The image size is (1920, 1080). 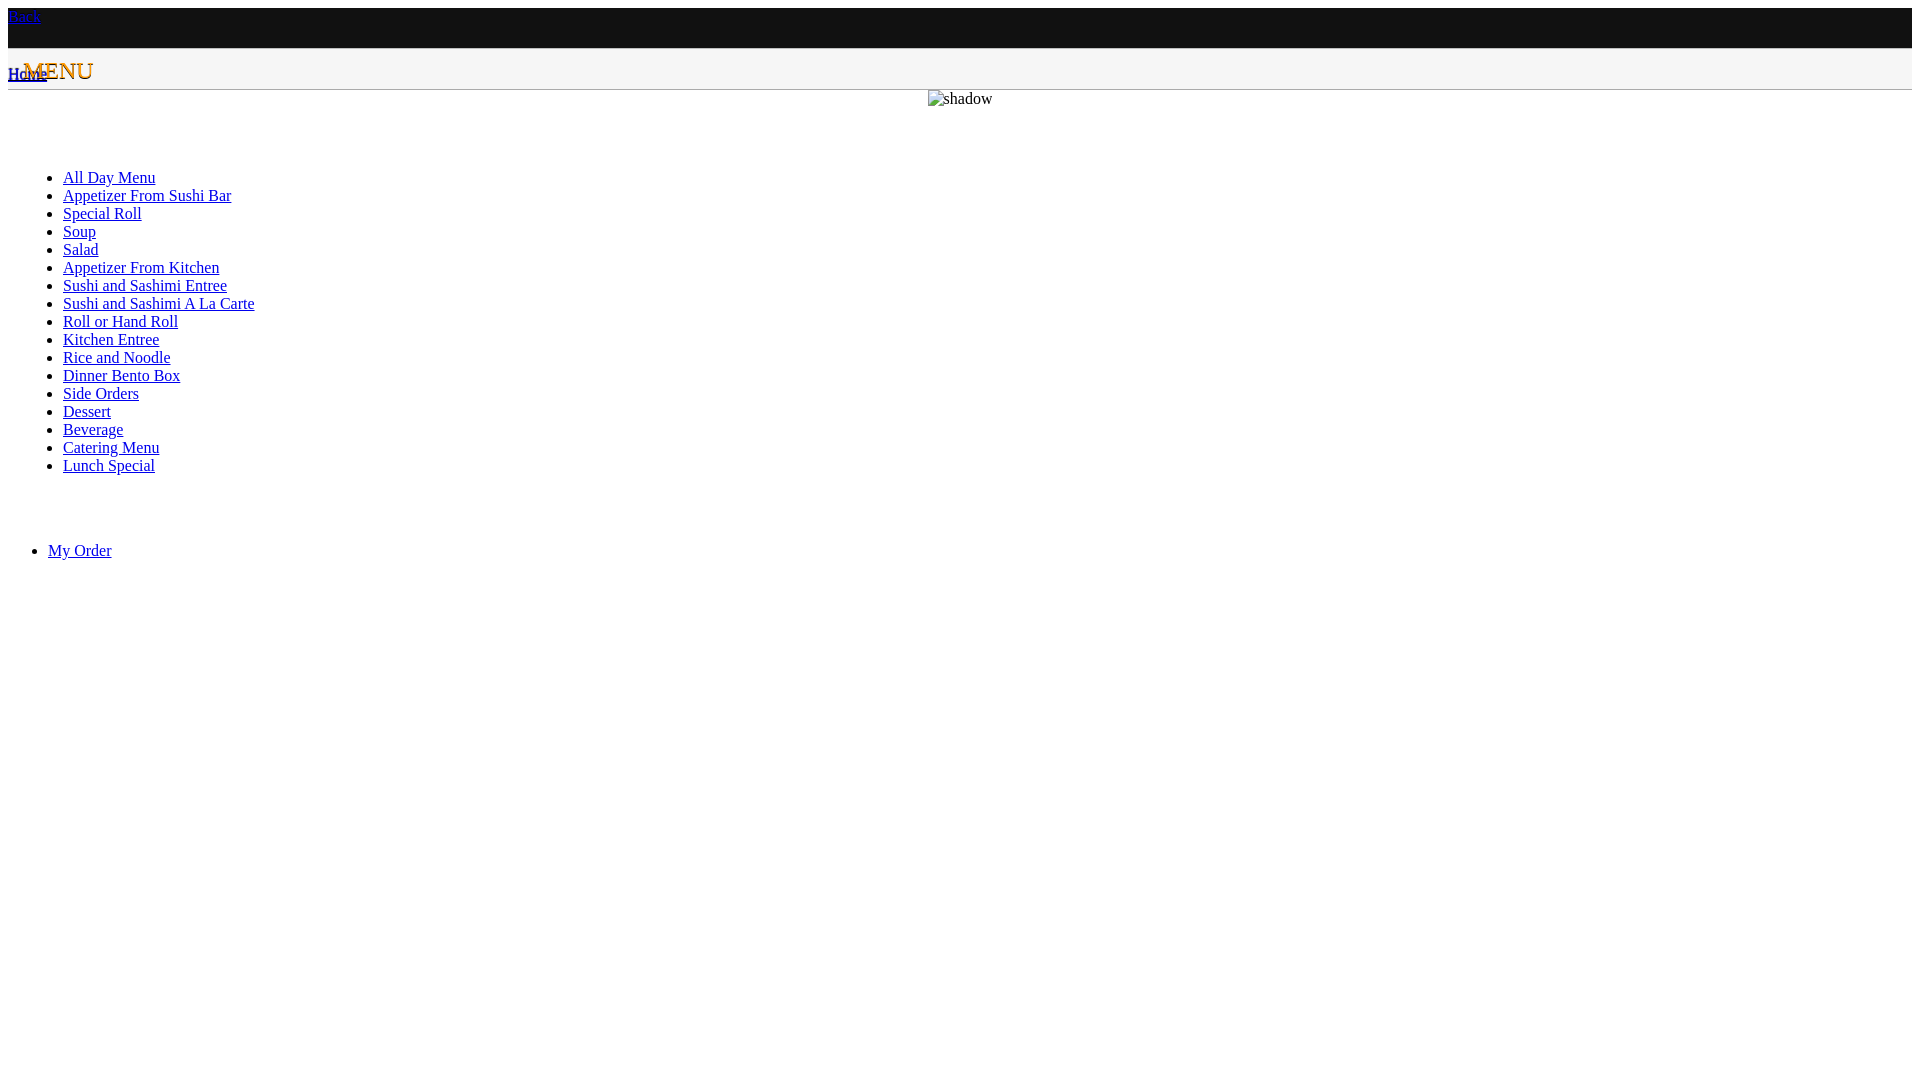 What do you see at coordinates (62, 375) in the screenshot?
I see `'Dinner Bento Box'` at bounding box center [62, 375].